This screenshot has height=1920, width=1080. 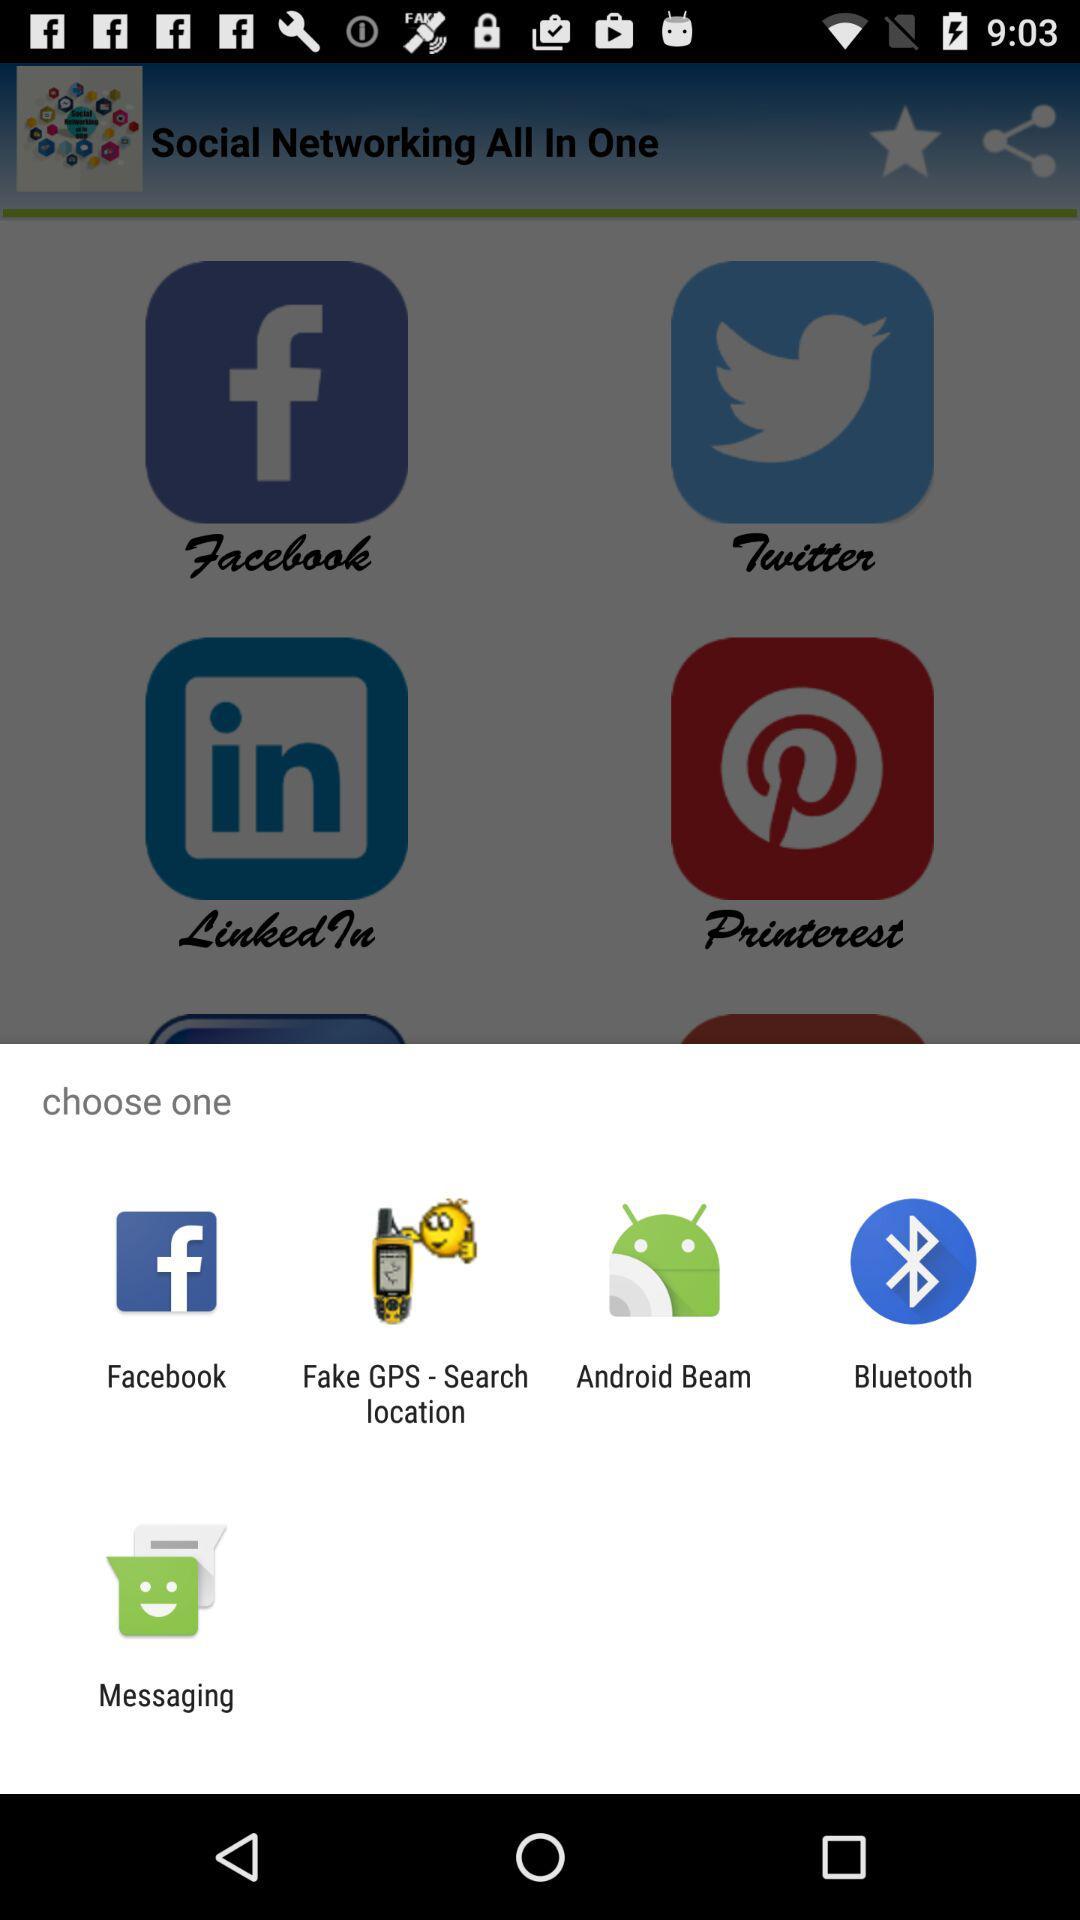 I want to click on the icon to the right of fake gps search app, so click(x=664, y=1392).